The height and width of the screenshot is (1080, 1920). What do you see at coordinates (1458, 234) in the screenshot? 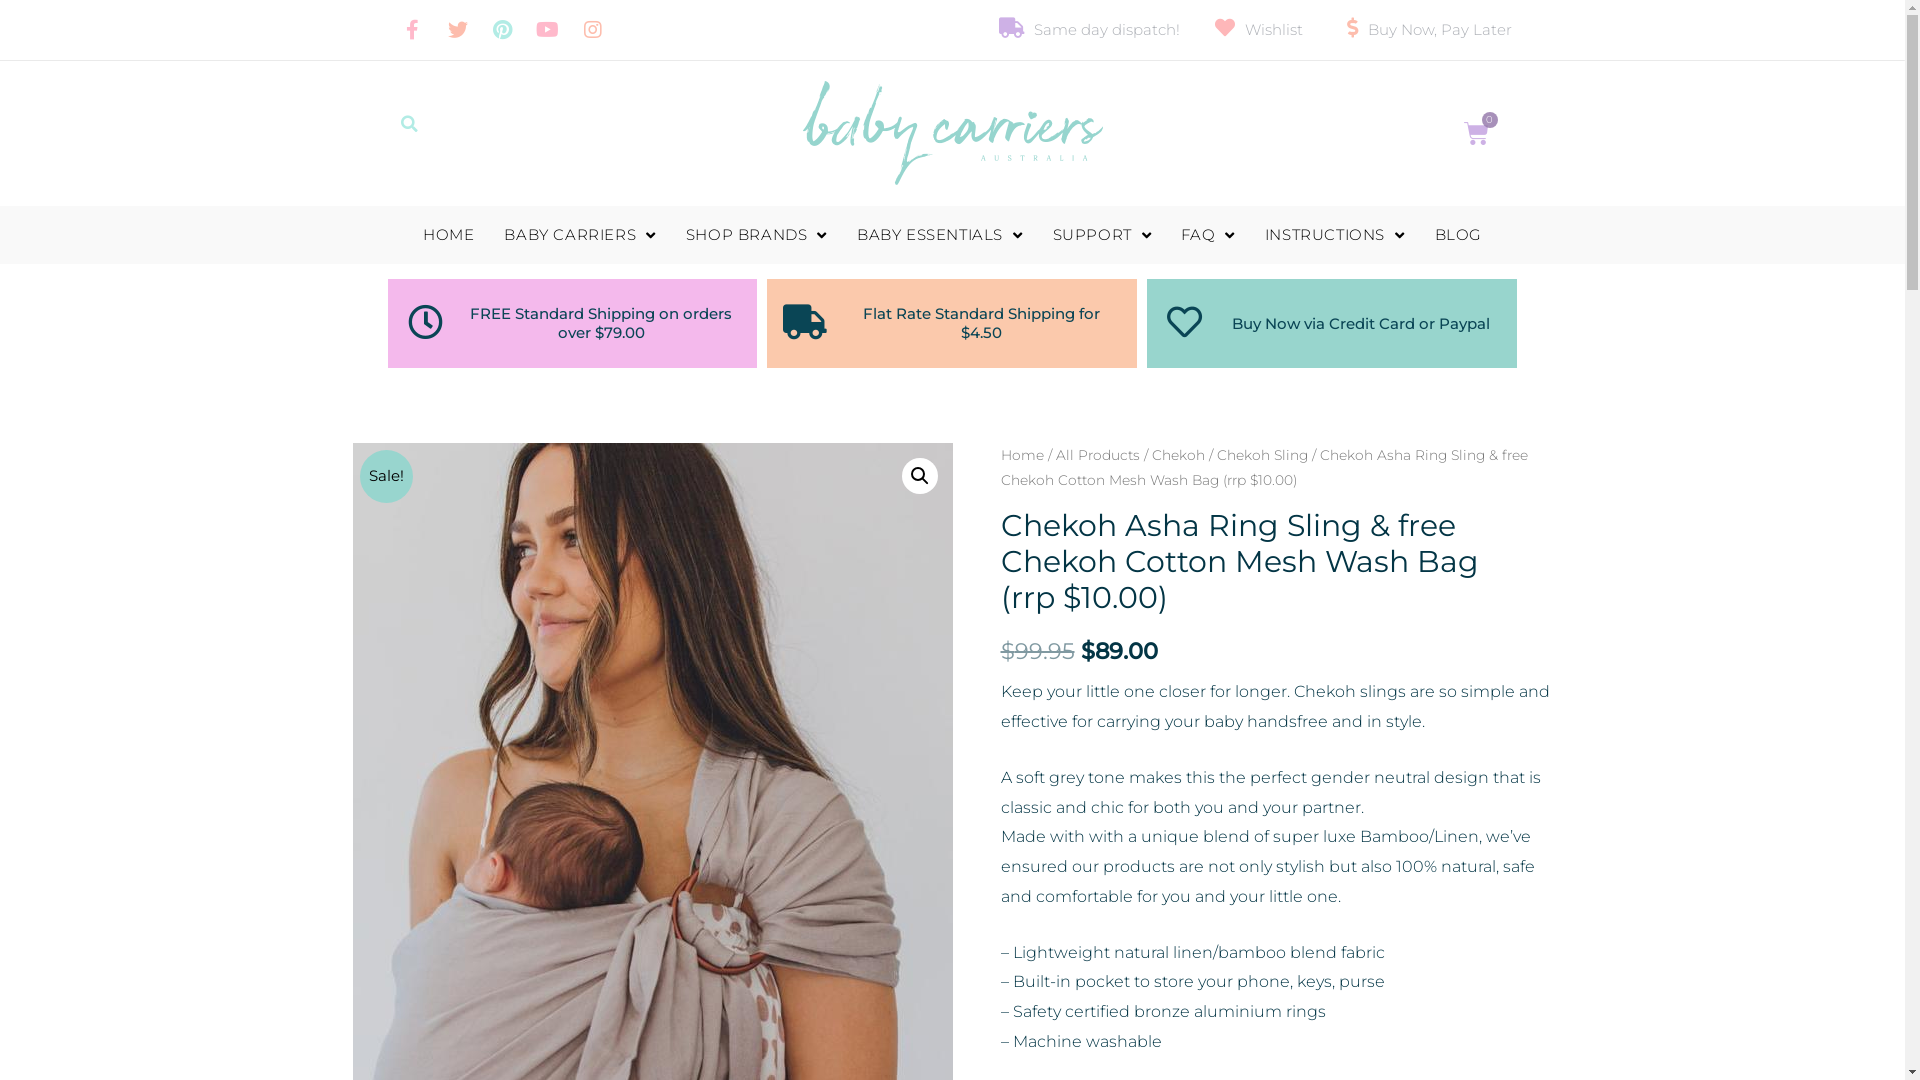
I see `'BLOG'` at bounding box center [1458, 234].